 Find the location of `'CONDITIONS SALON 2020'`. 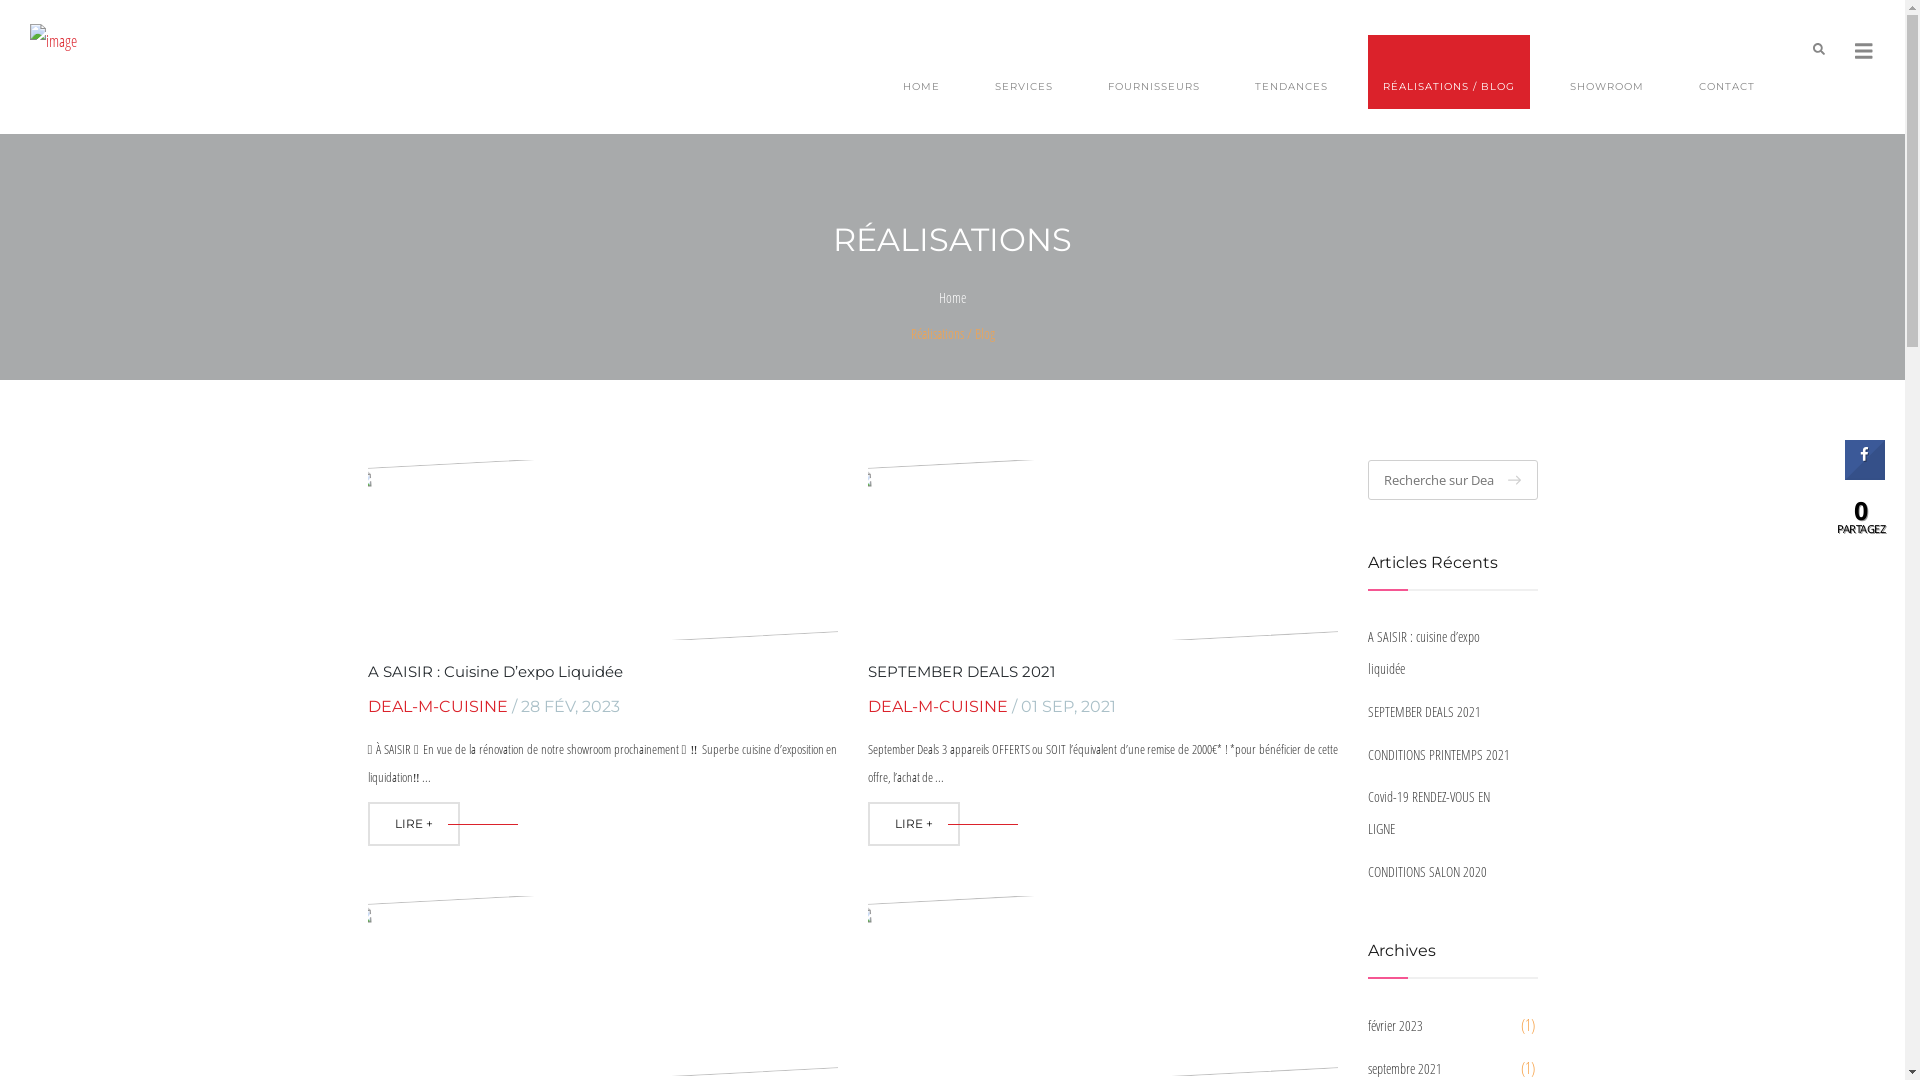

'CONDITIONS SALON 2020' is located at coordinates (1367, 870).